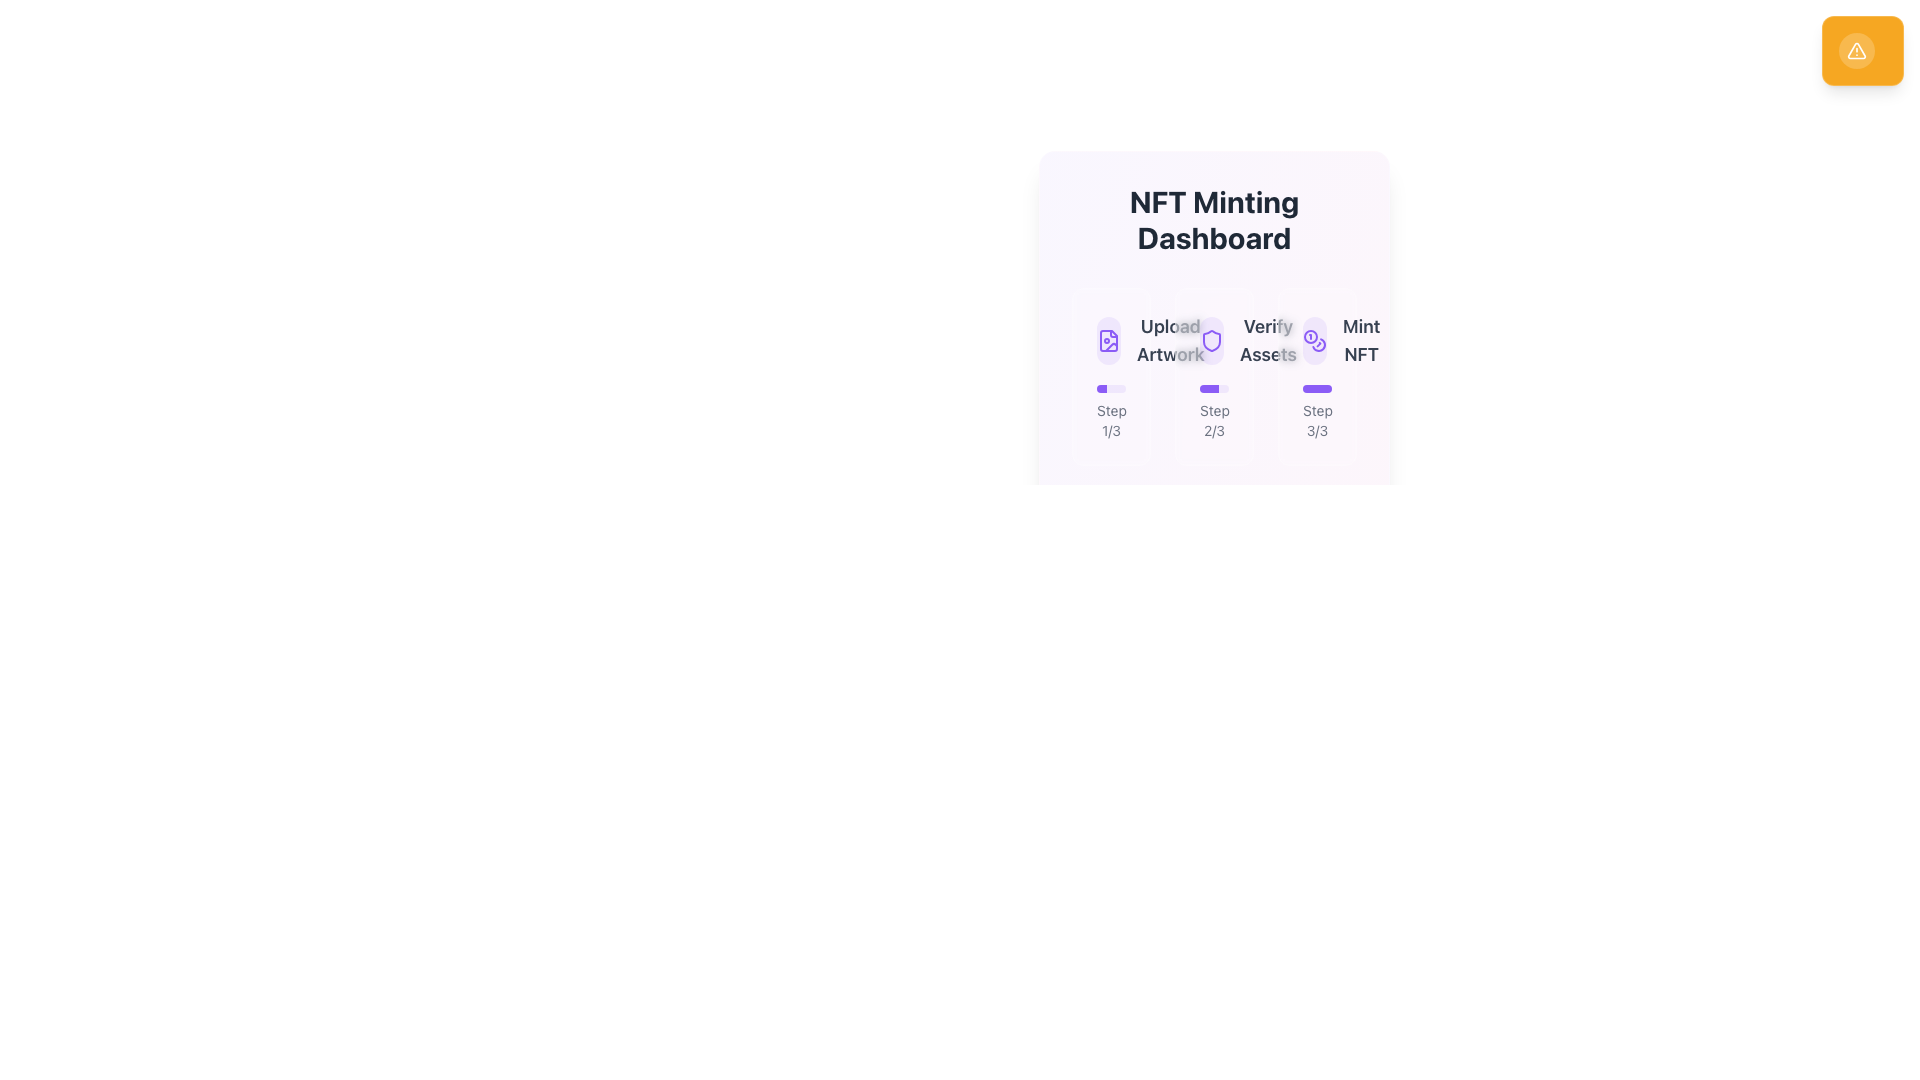 Image resolution: width=1920 pixels, height=1080 pixels. What do you see at coordinates (1213, 411) in the screenshot?
I see `the text label displaying 'Step 2/3' which is styled in a small, gray font and located below the purple progress bar in the 'Verify Assets' step` at bounding box center [1213, 411].